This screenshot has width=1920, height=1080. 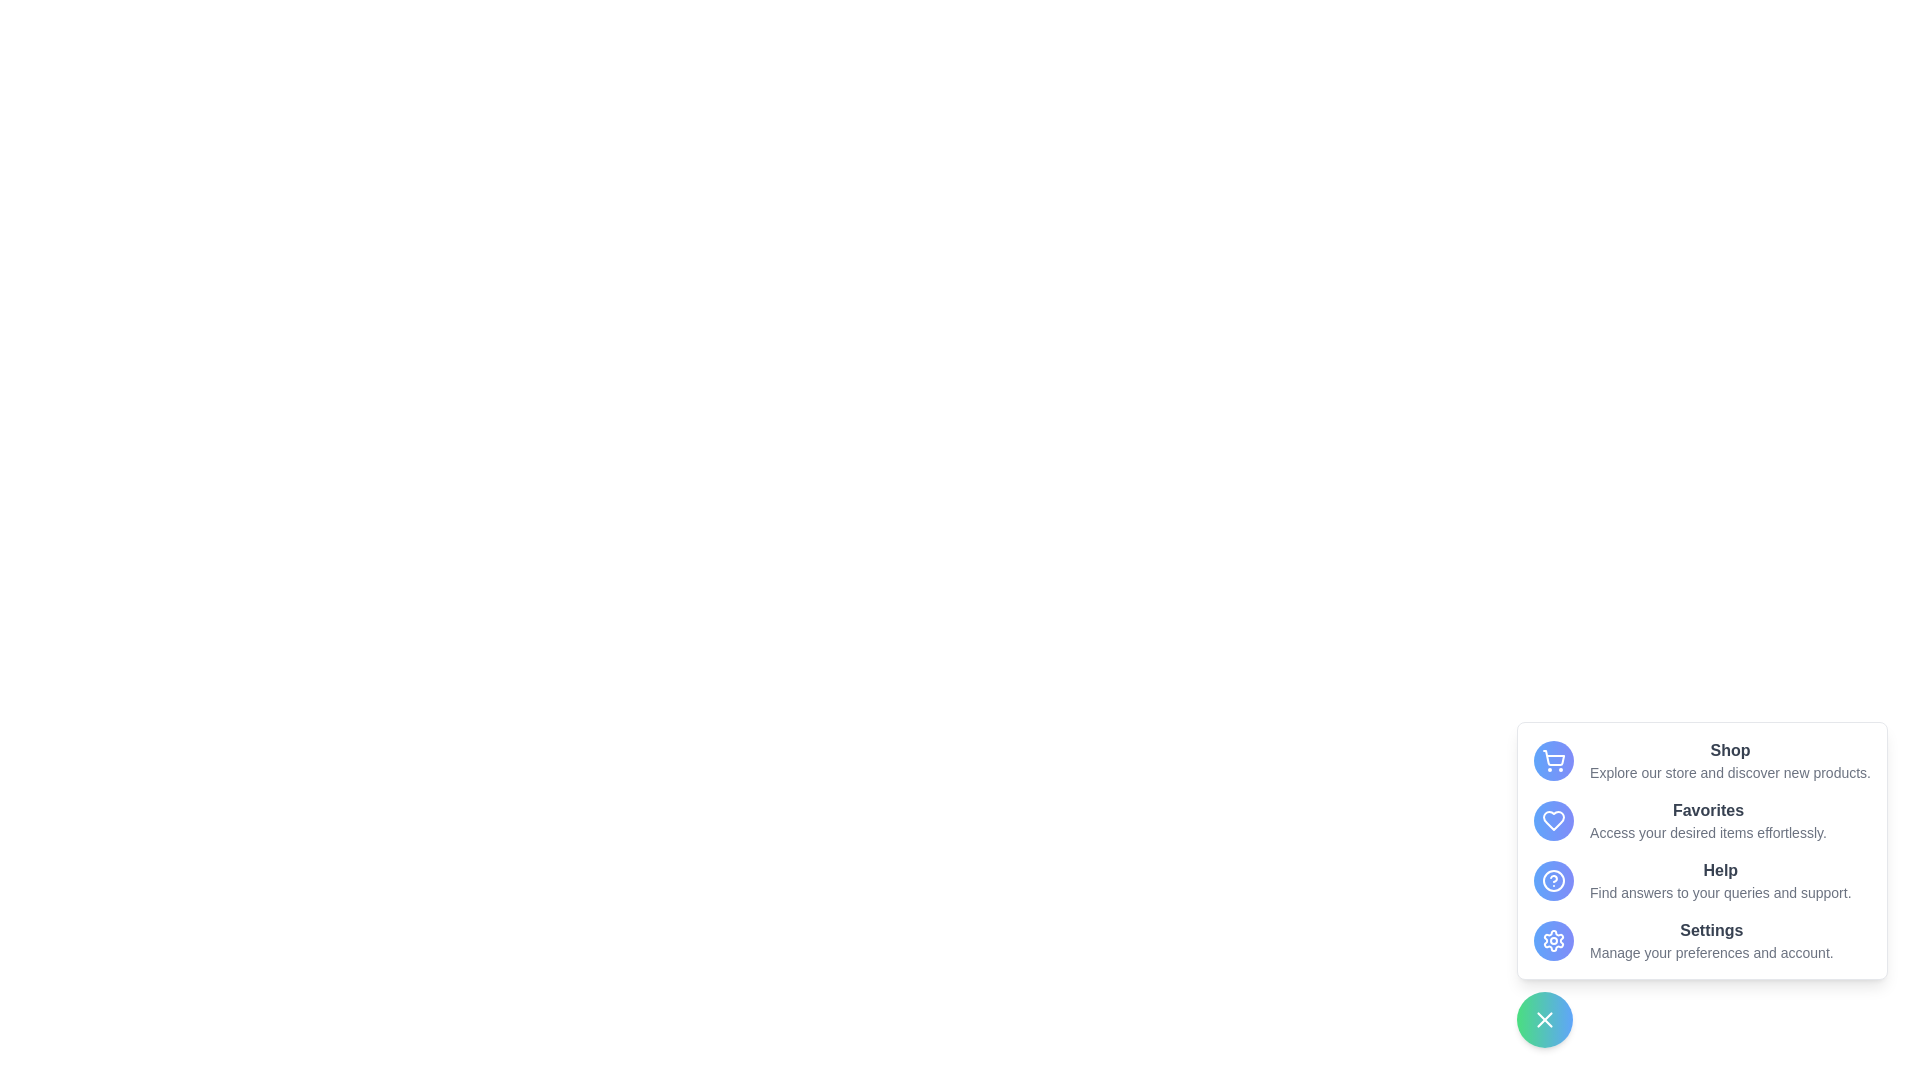 I want to click on the menu option Help, so click(x=1553, y=879).